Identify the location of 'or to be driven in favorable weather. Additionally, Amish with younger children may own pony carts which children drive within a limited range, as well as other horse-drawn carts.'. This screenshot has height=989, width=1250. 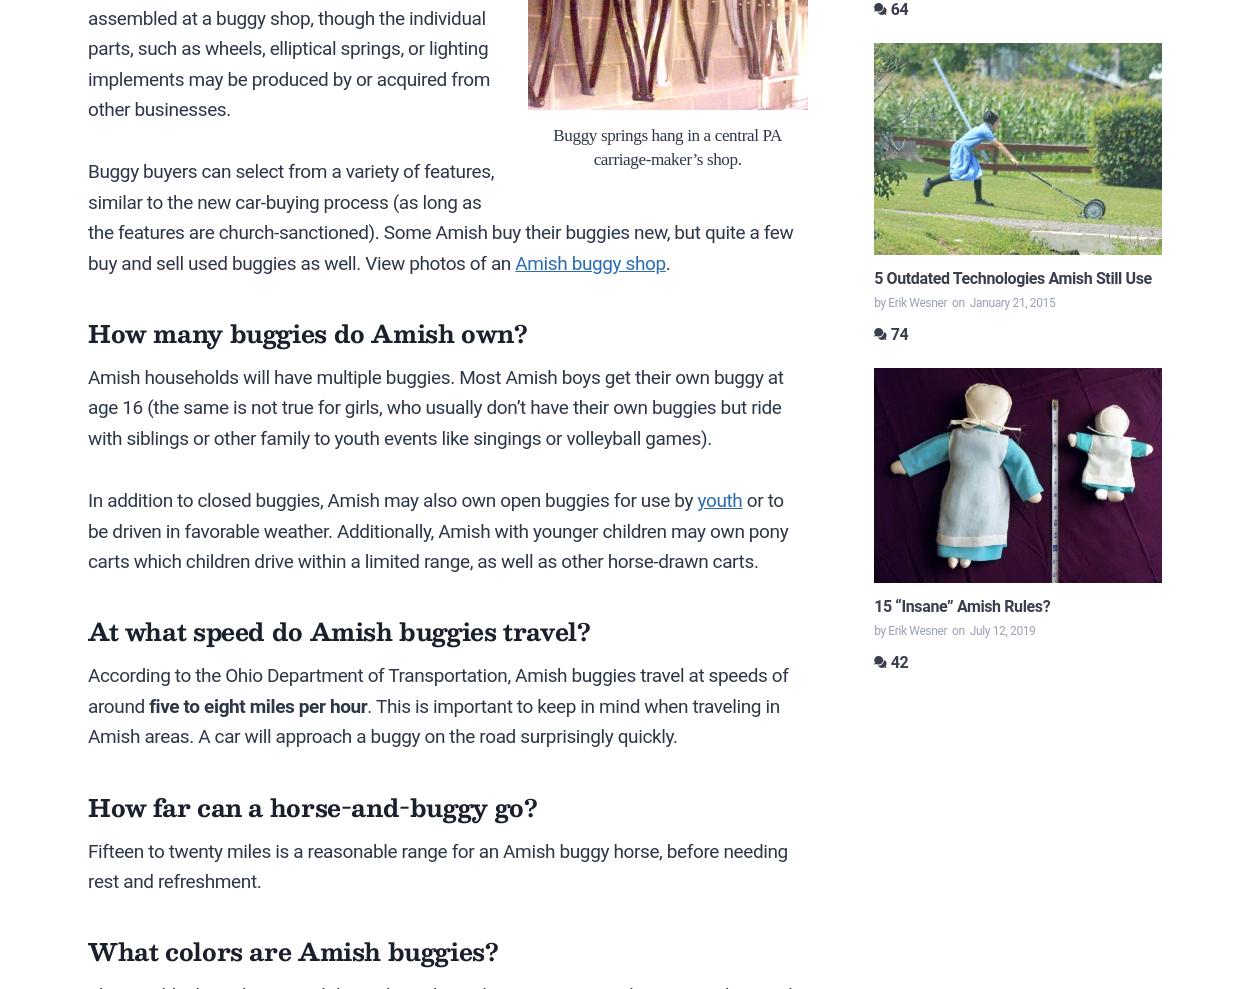
(438, 530).